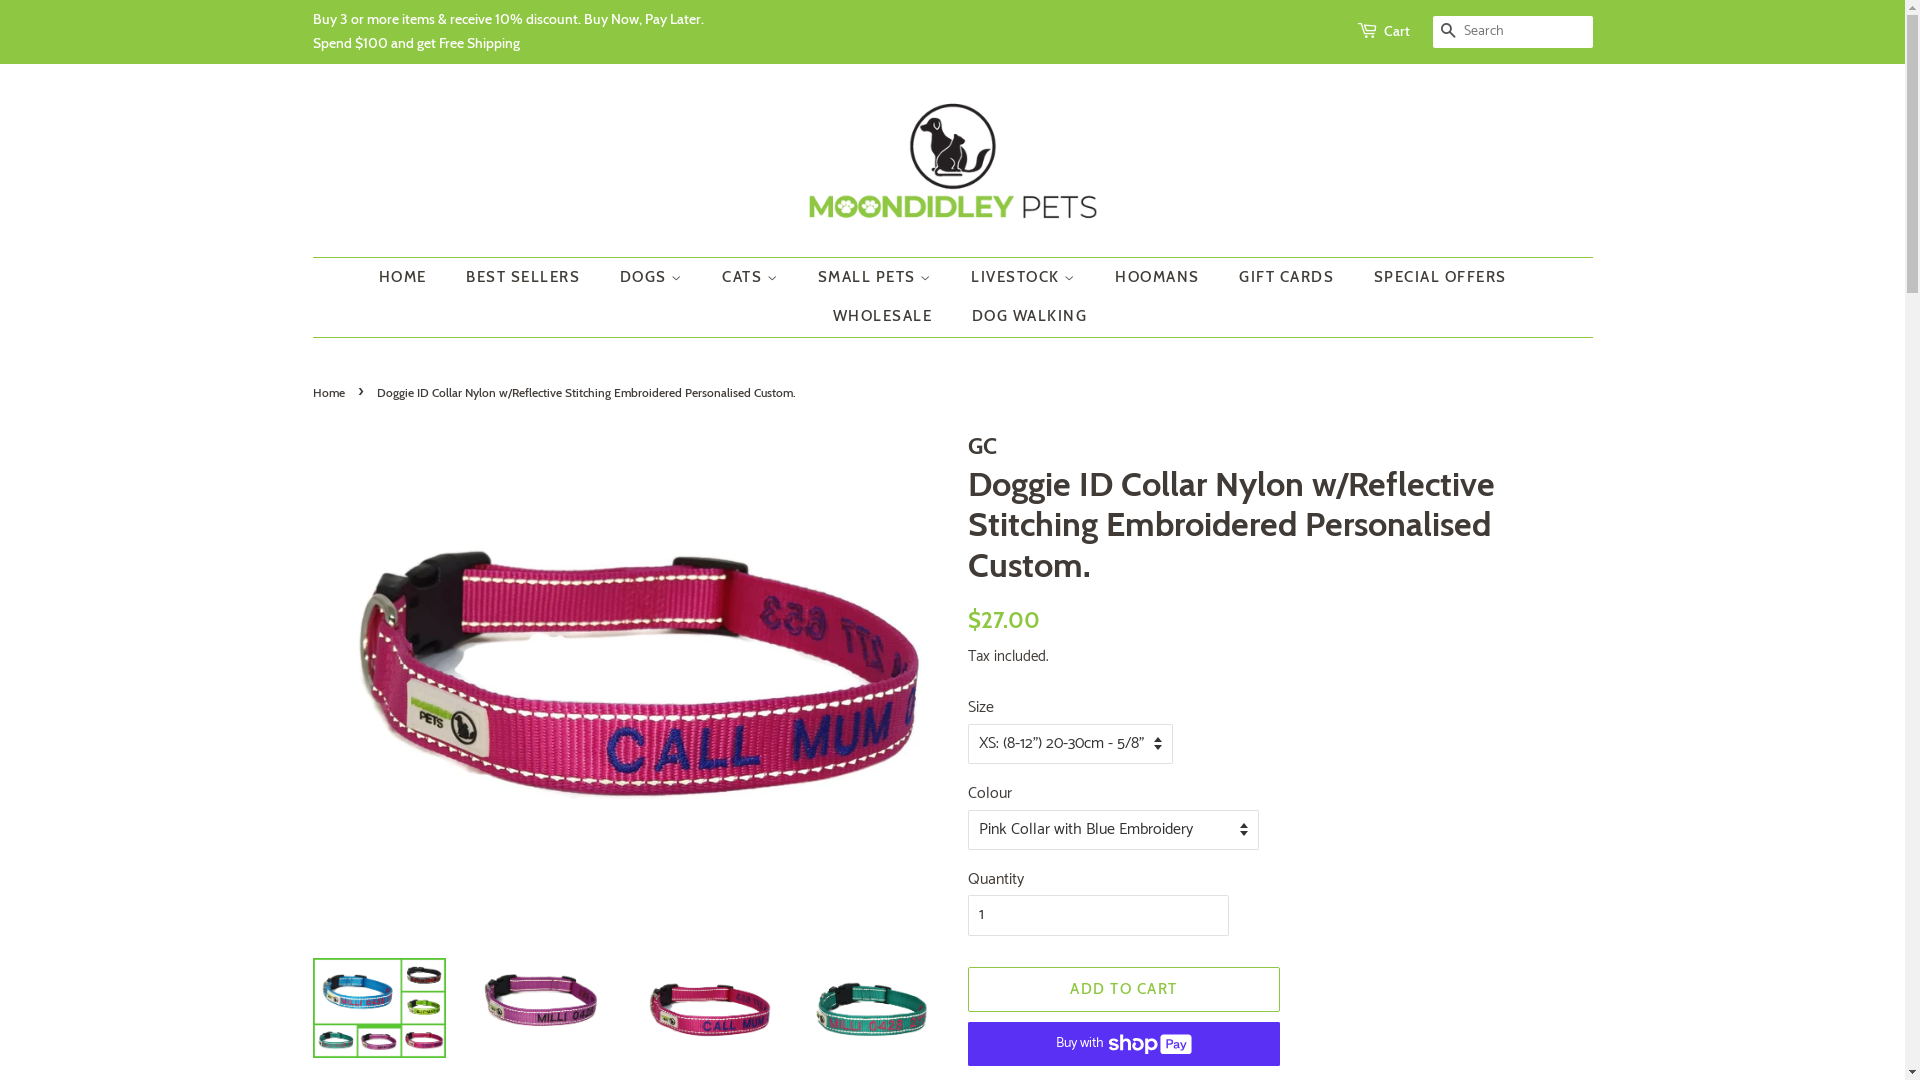 Image resolution: width=1920 pixels, height=1080 pixels. I want to click on 'ADD TO CART', so click(1124, 988).